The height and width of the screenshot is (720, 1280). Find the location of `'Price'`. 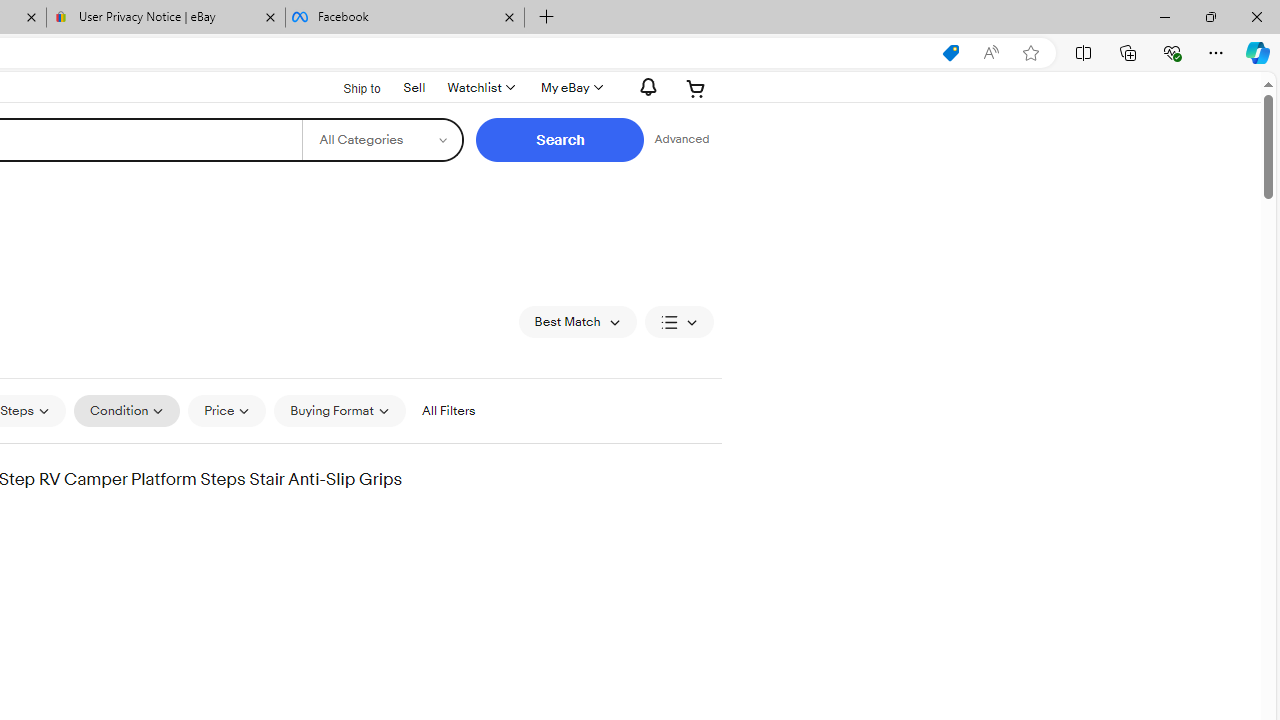

'Price' is located at coordinates (227, 410).